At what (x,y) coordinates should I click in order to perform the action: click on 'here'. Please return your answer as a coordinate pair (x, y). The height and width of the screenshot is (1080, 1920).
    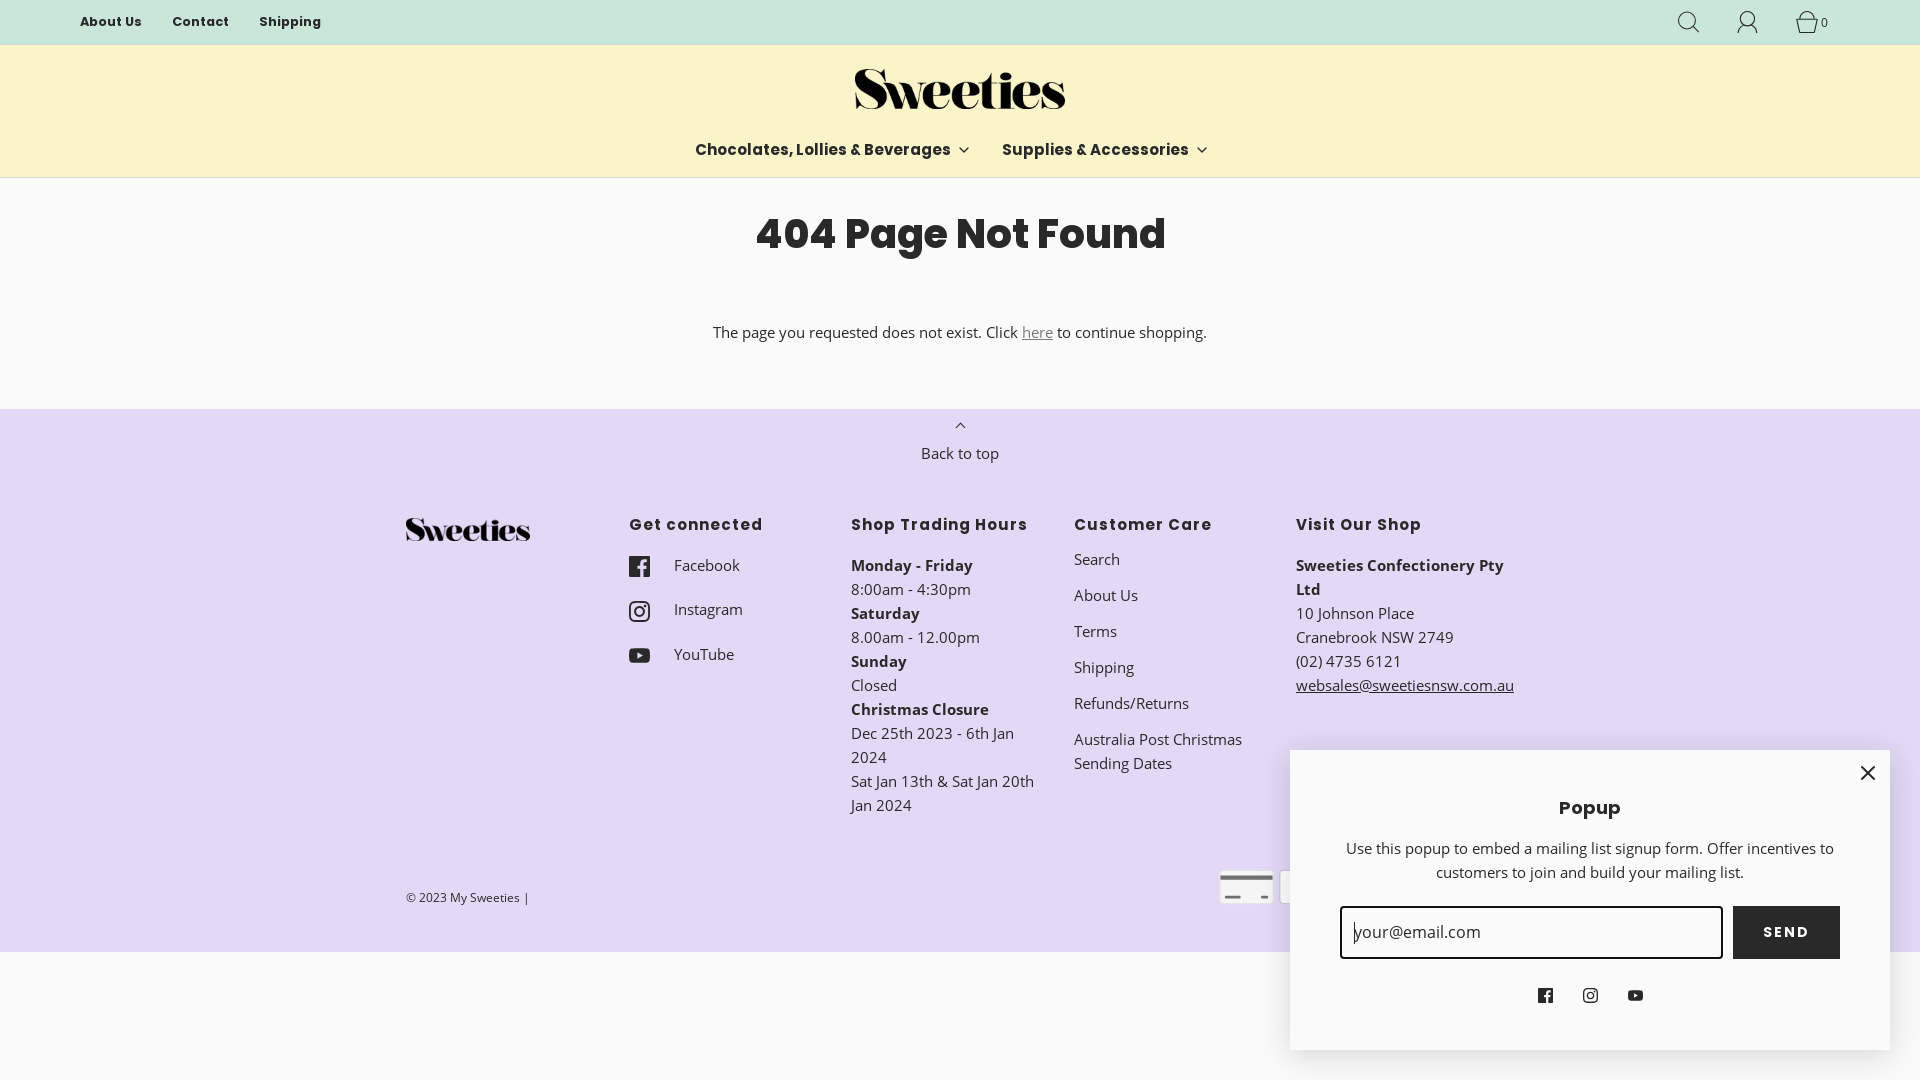
    Looking at the image, I should click on (1037, 330).